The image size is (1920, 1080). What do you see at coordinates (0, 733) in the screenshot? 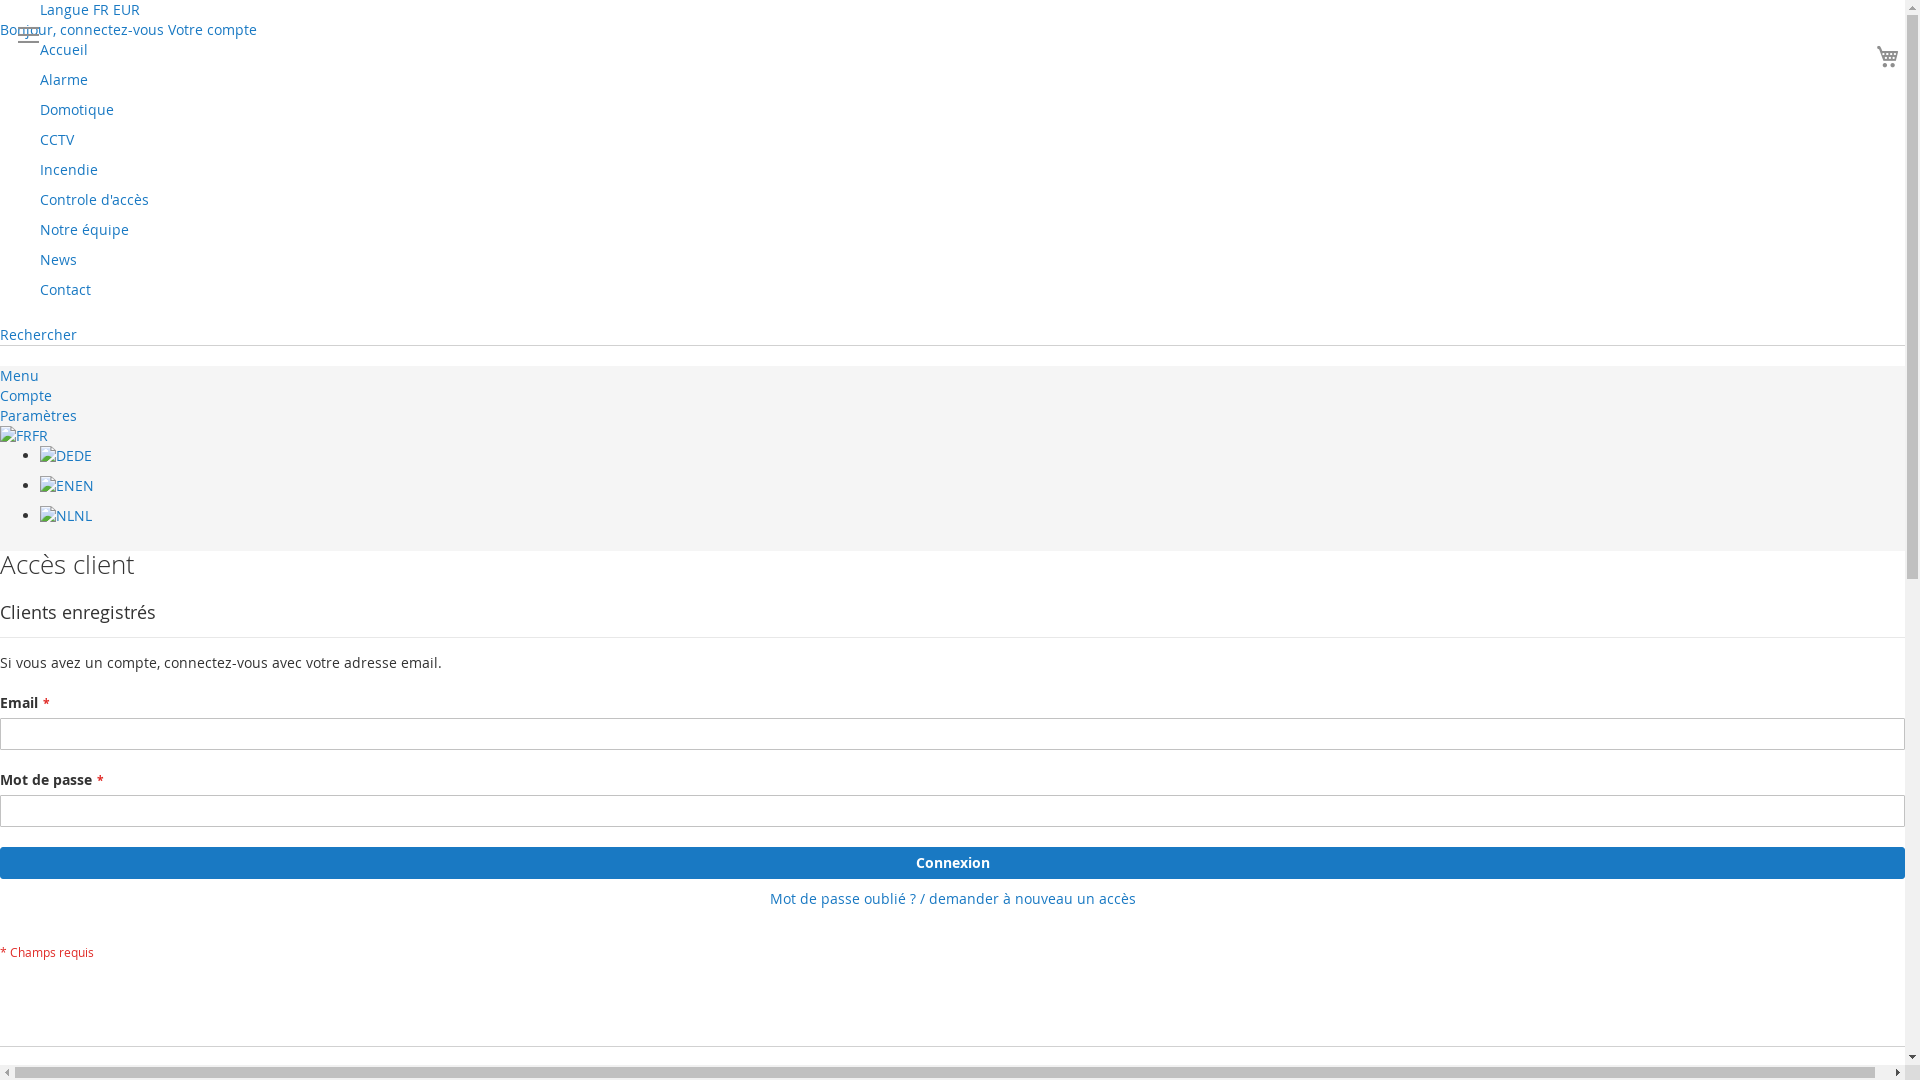
I see `'Email'` at bounding box center [0, 733].